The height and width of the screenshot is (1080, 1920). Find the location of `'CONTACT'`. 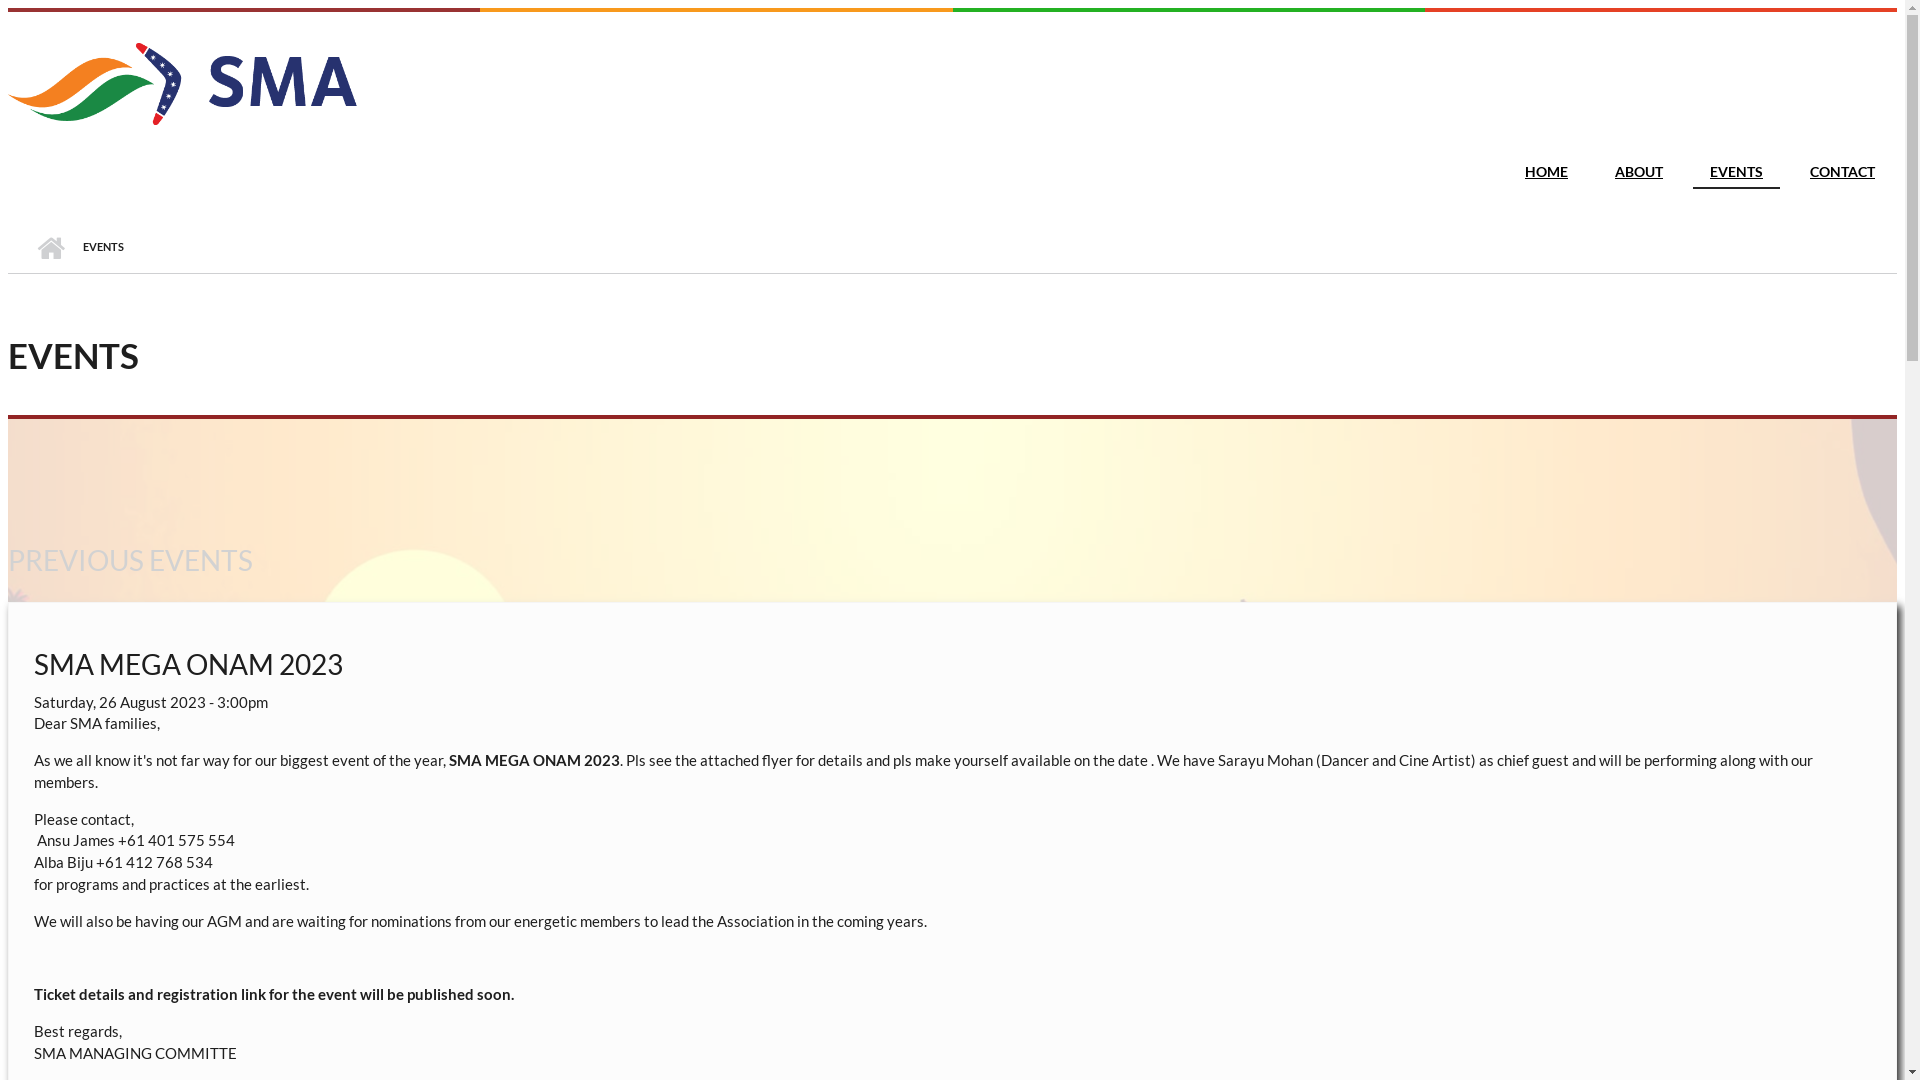

'CONTACT' is located at coordinates (1793, 171).